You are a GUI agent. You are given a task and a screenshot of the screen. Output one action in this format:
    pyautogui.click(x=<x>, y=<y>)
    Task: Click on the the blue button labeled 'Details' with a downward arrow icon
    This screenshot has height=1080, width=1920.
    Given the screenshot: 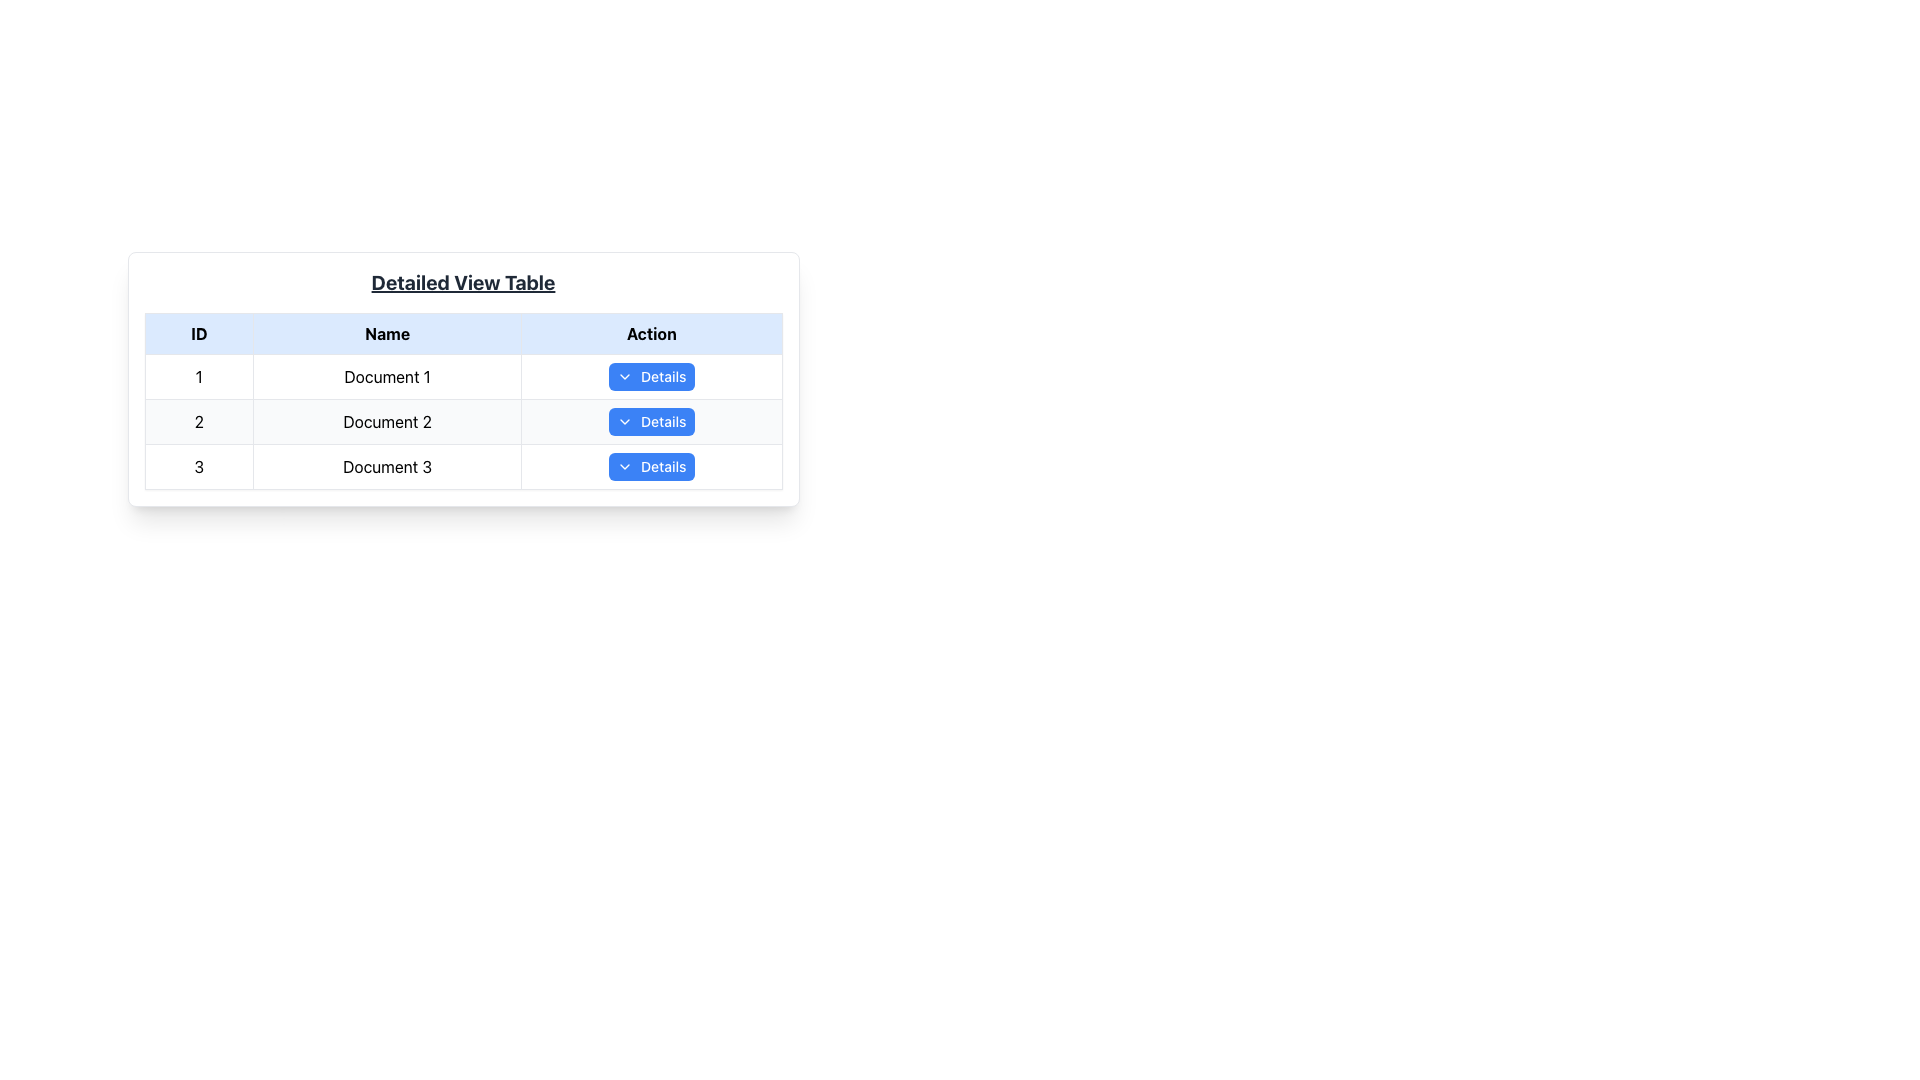 What is the action you would take?
    pyautogui.click(x=651, y=466)
    